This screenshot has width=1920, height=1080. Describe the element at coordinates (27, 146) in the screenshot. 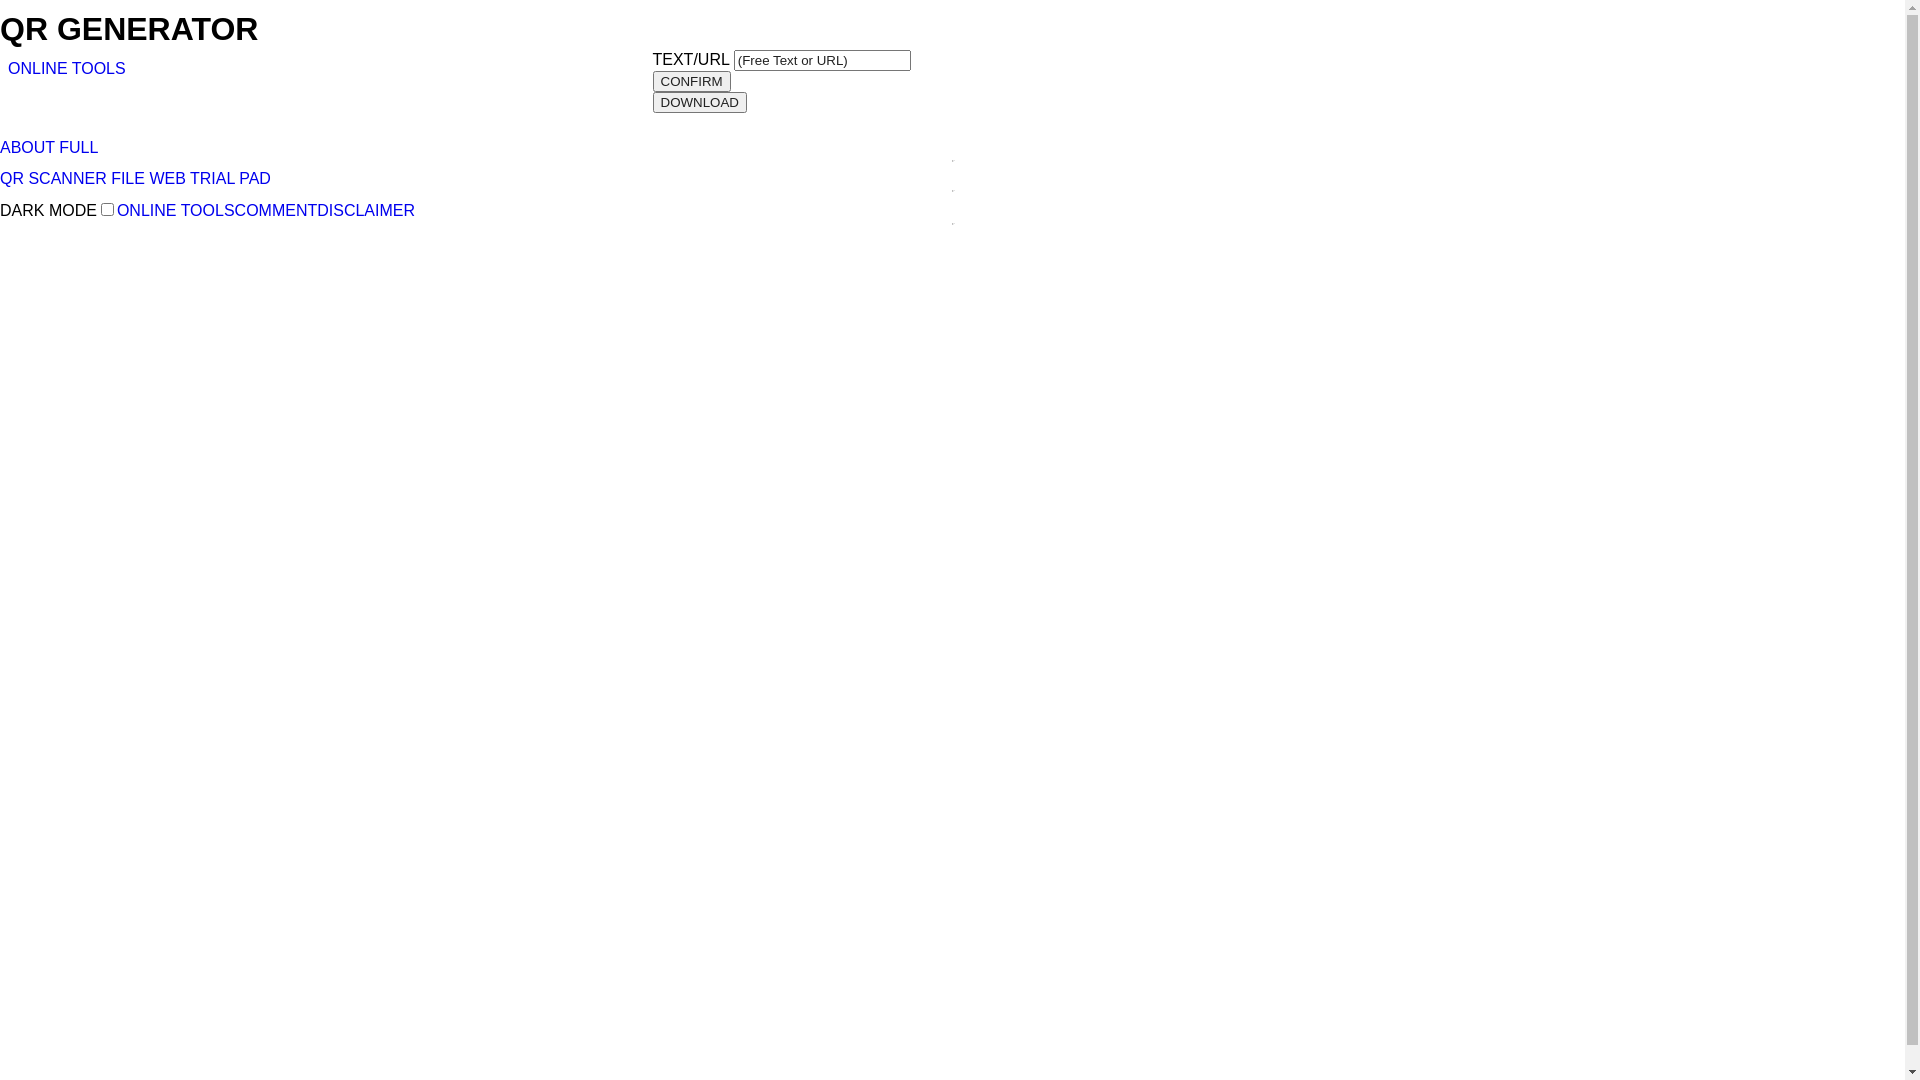

I see `'ABOUT'` at that location.